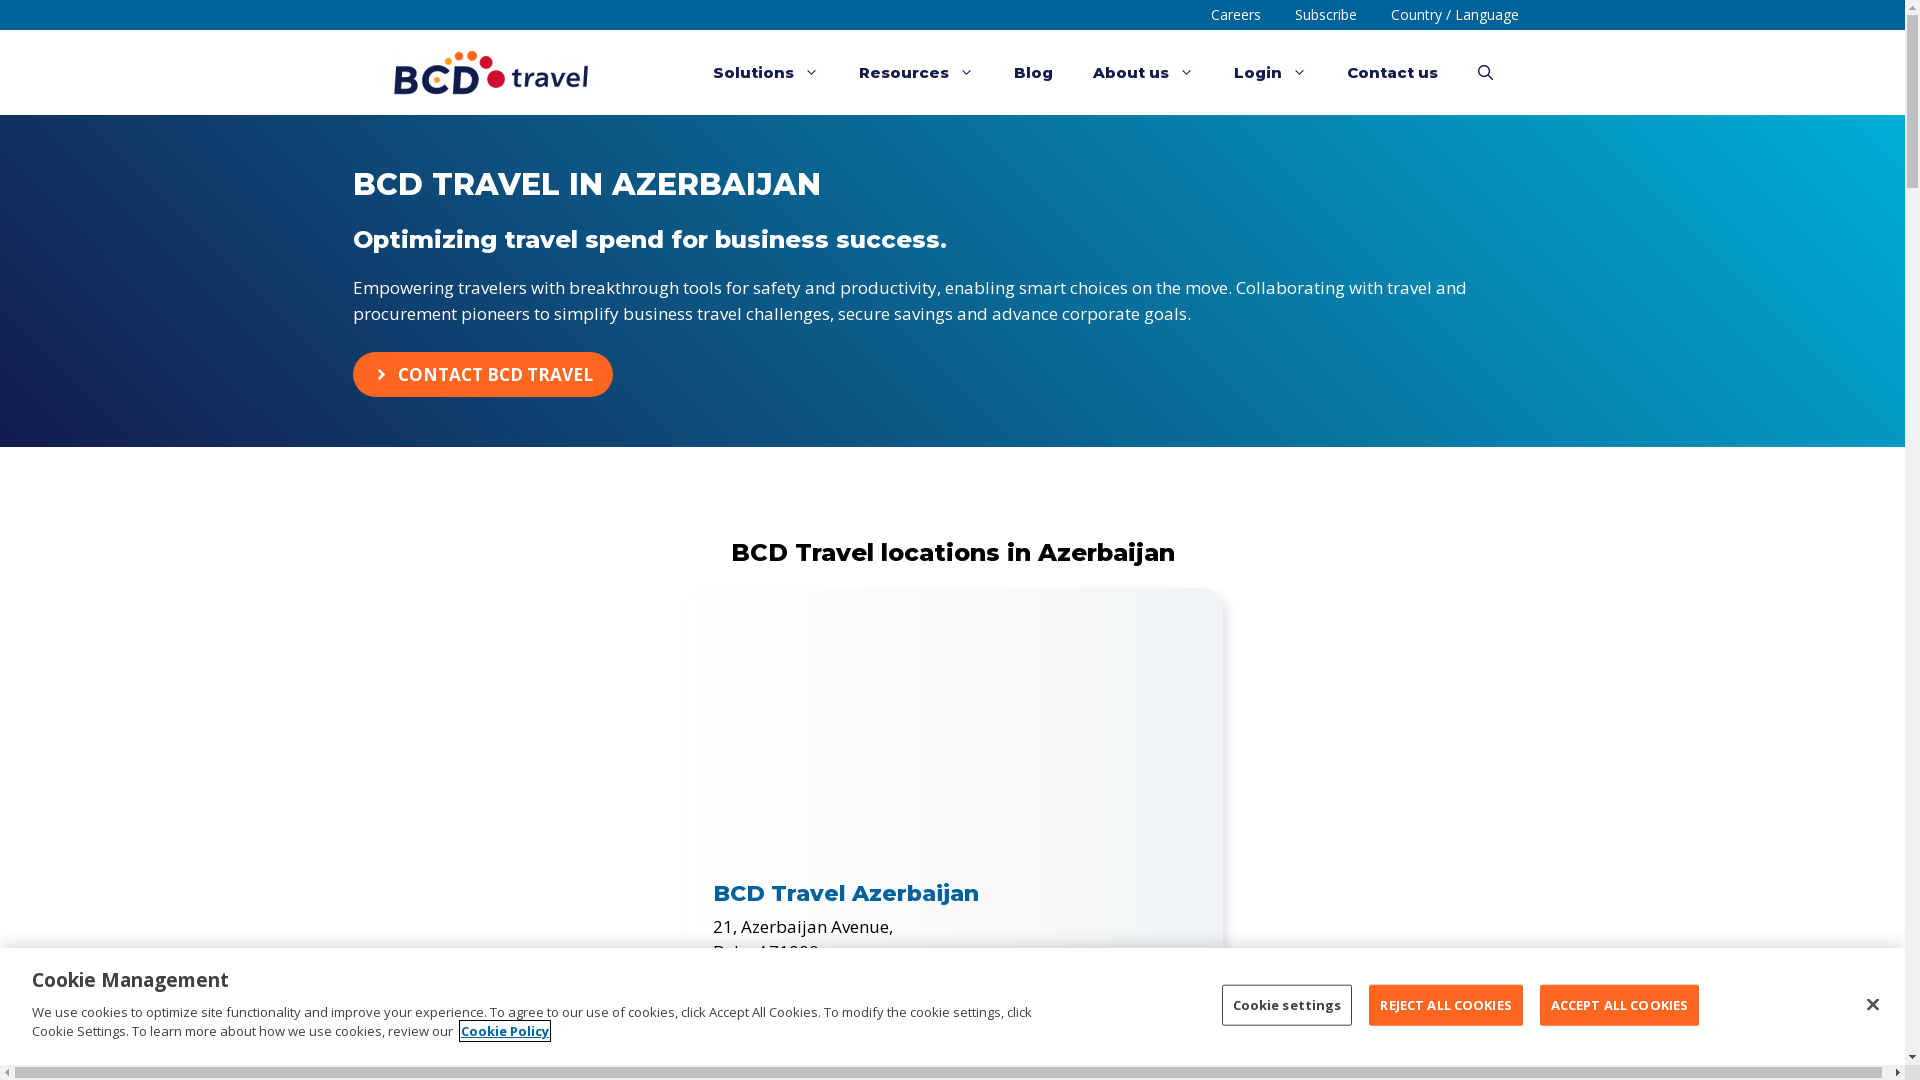 Image resolution: width=1920 pixels, height=1080 pixels. I want to click on 'Subscribe', so click(1325, 15).